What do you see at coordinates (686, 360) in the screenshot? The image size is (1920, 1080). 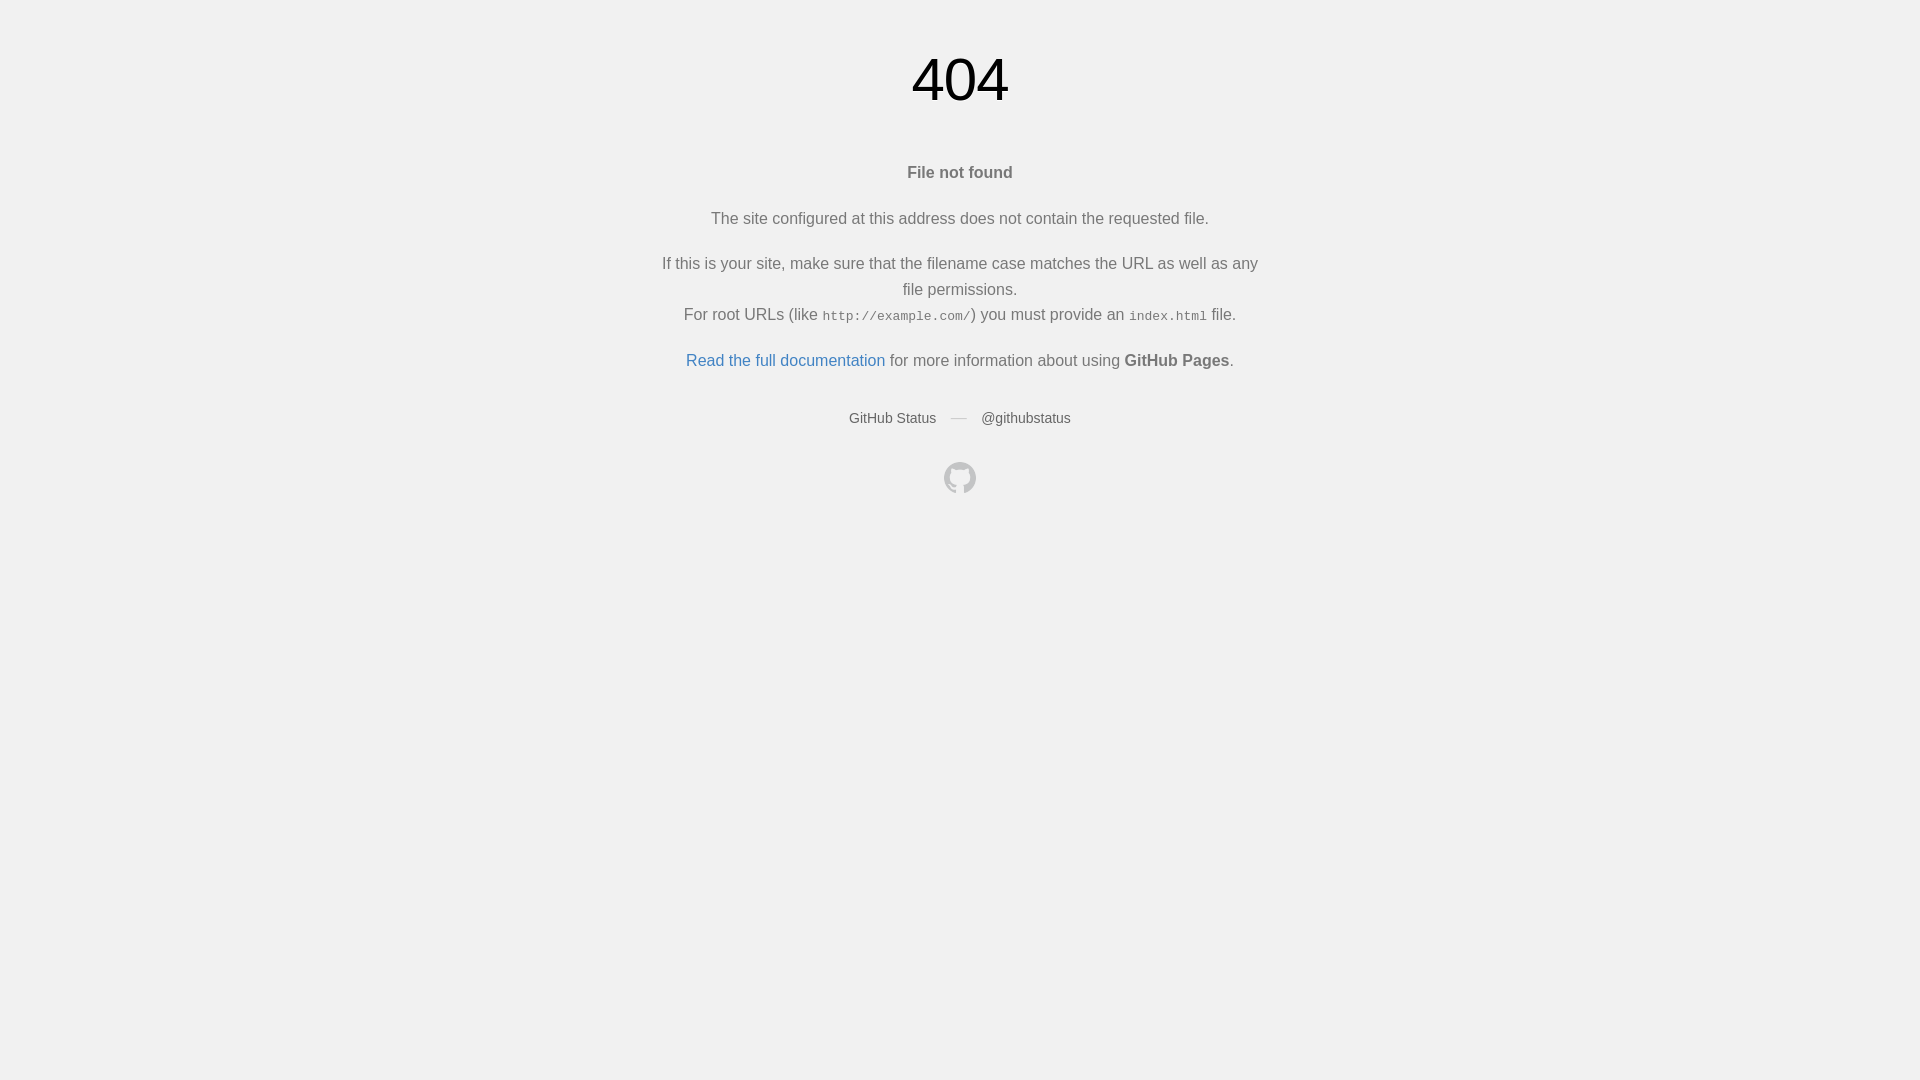 I see `'Read the full documentation'` at bounding box center [686, 360].